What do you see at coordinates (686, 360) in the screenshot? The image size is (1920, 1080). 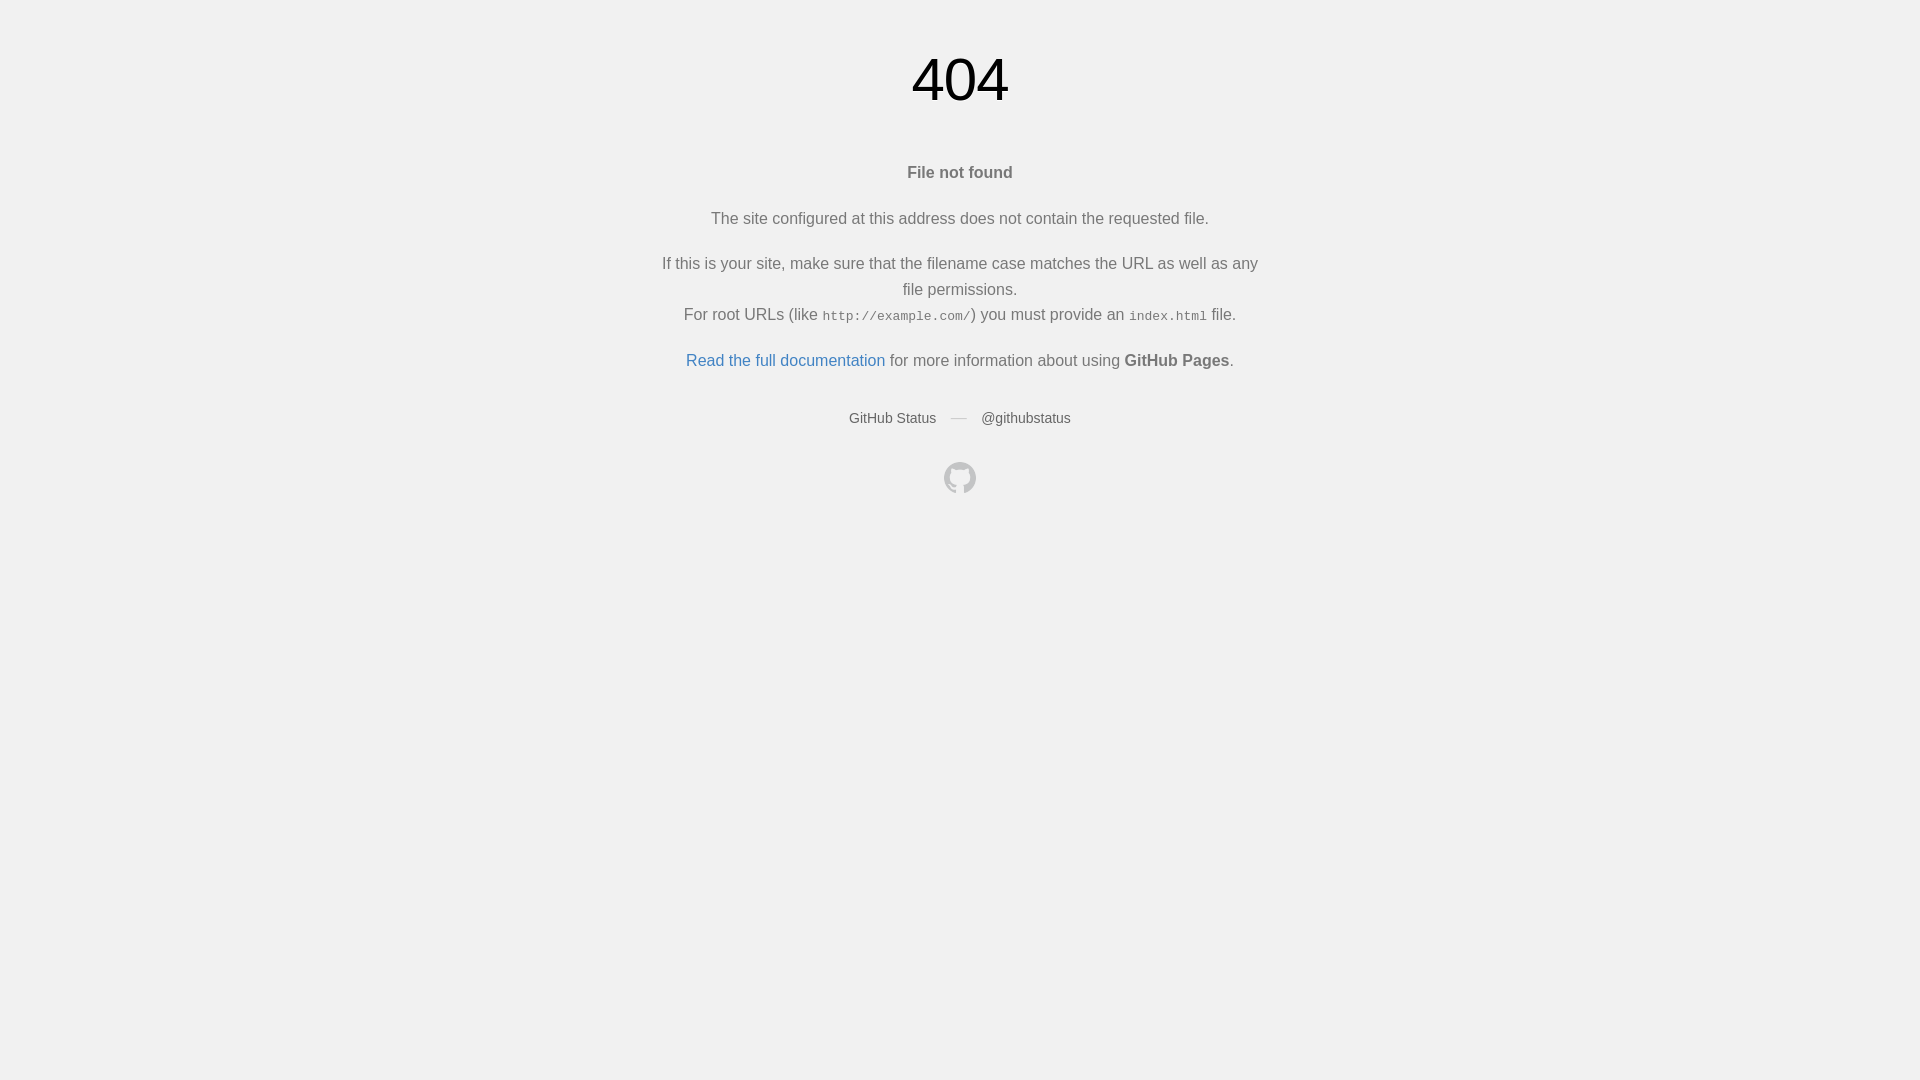 I see `'Read the full documentation'` at bounding box center [686, 360].